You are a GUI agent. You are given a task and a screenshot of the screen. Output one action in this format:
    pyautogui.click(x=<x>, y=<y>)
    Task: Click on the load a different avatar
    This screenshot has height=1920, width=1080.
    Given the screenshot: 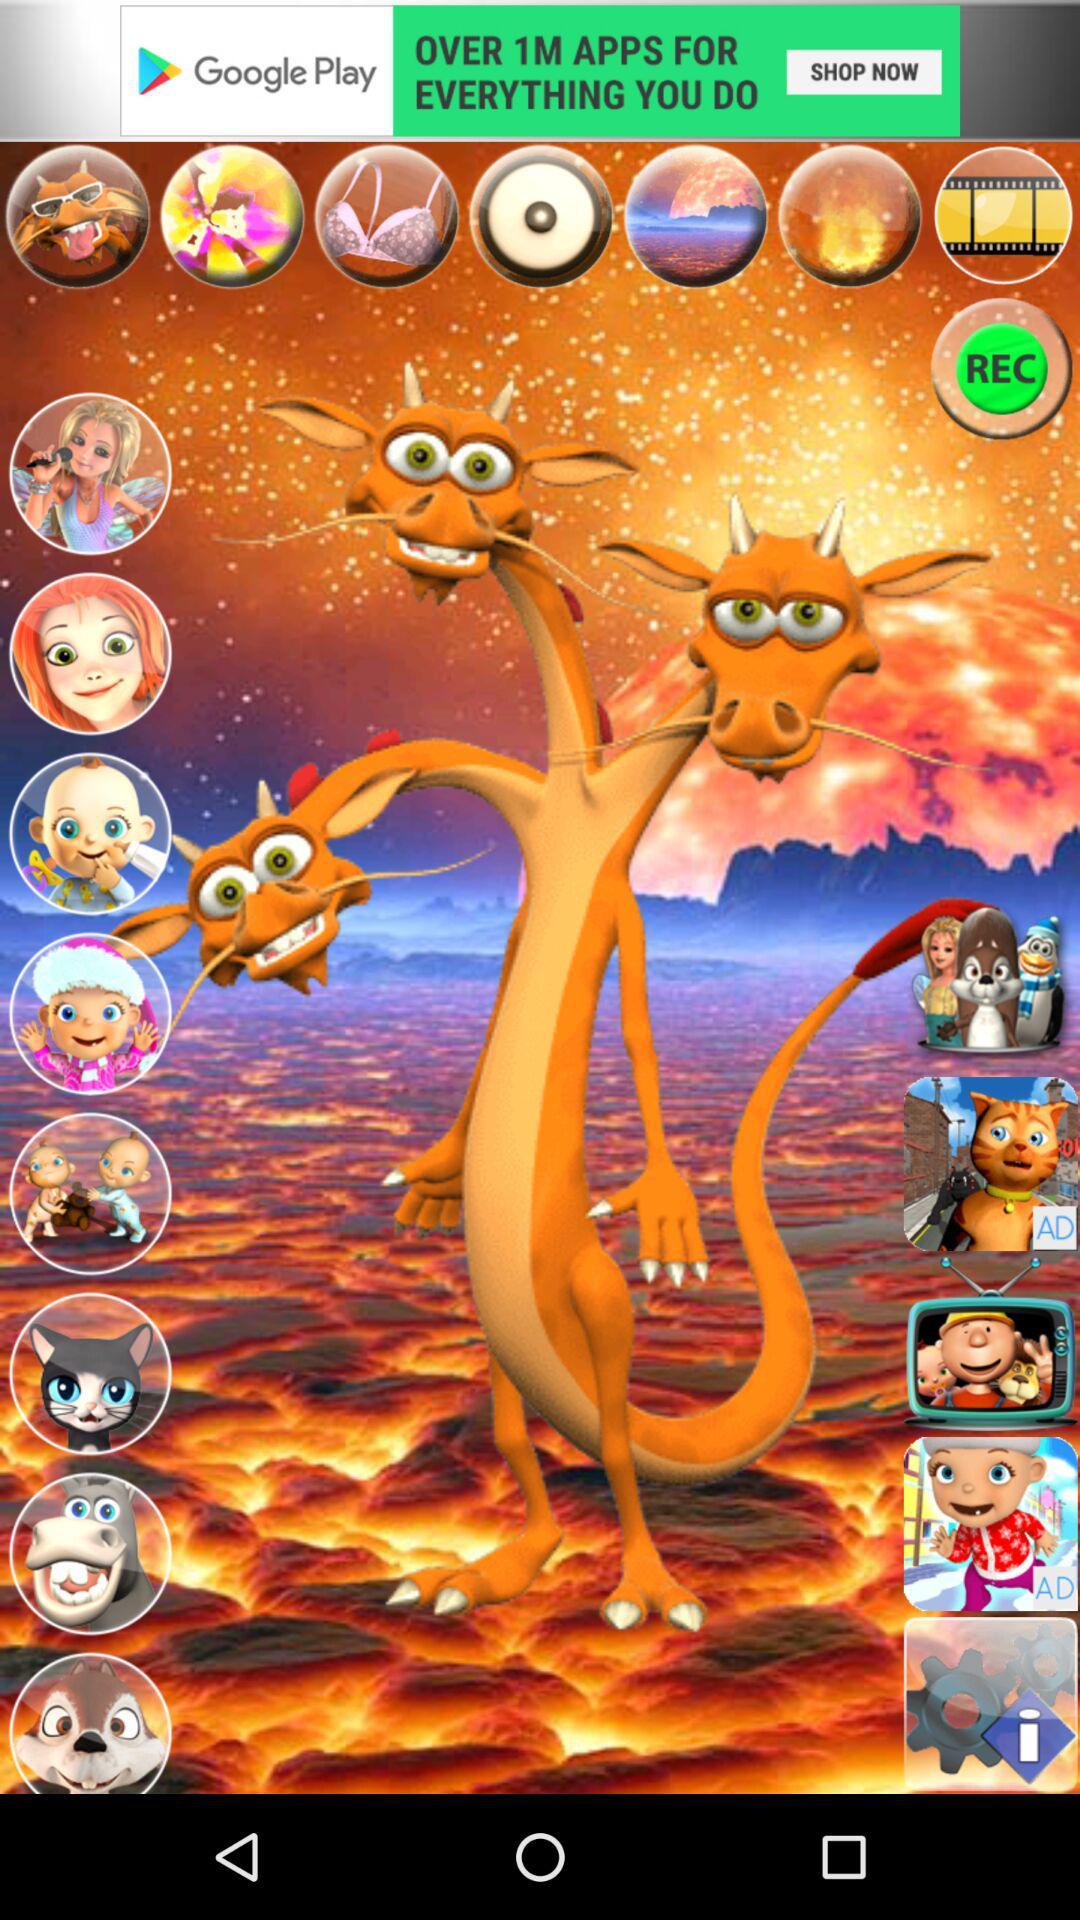 What is the action you would take?
    pyautogui.click(x=990, y=1163)
    